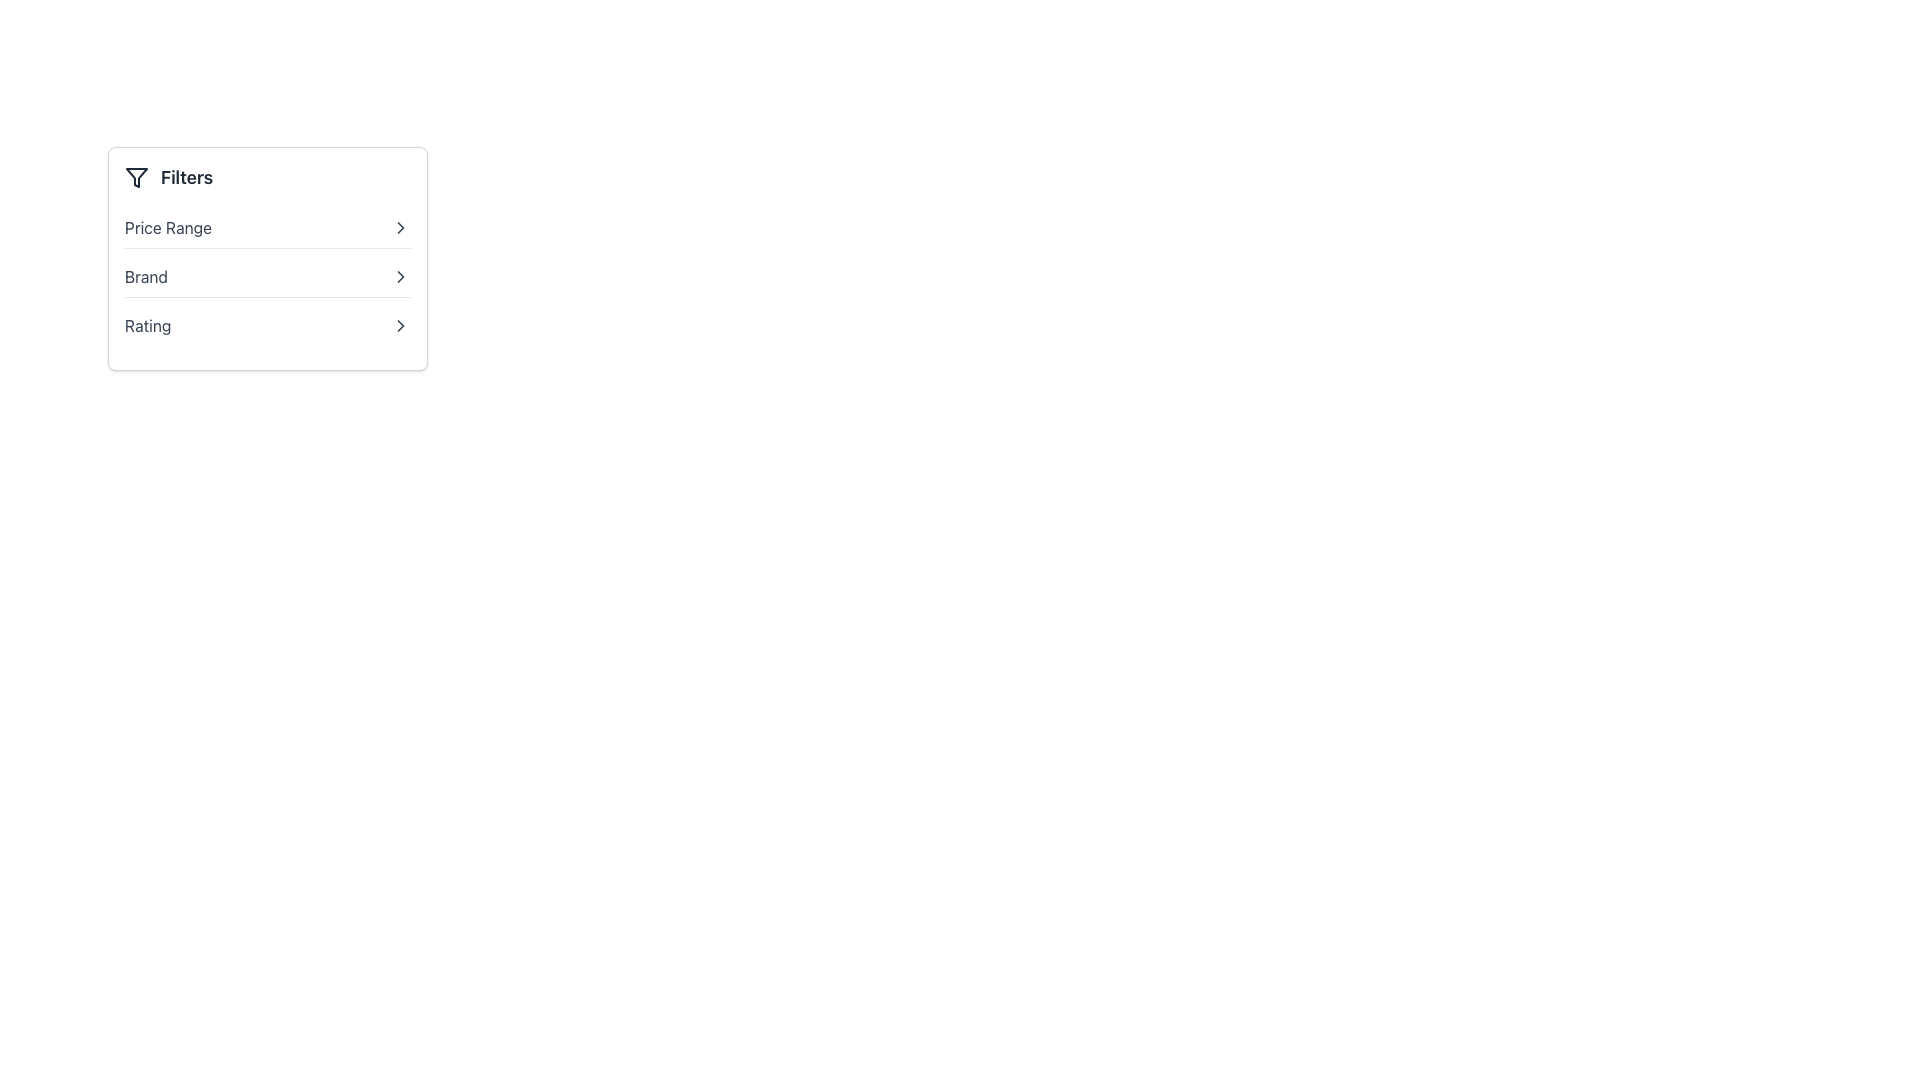 This screenshot has height=1080, width=1920. What do you see at coordinates (400, 226) in the screenshot?
I see `the icon on the far right side of the 'Price Range' row` at bounding box center [400, 226].